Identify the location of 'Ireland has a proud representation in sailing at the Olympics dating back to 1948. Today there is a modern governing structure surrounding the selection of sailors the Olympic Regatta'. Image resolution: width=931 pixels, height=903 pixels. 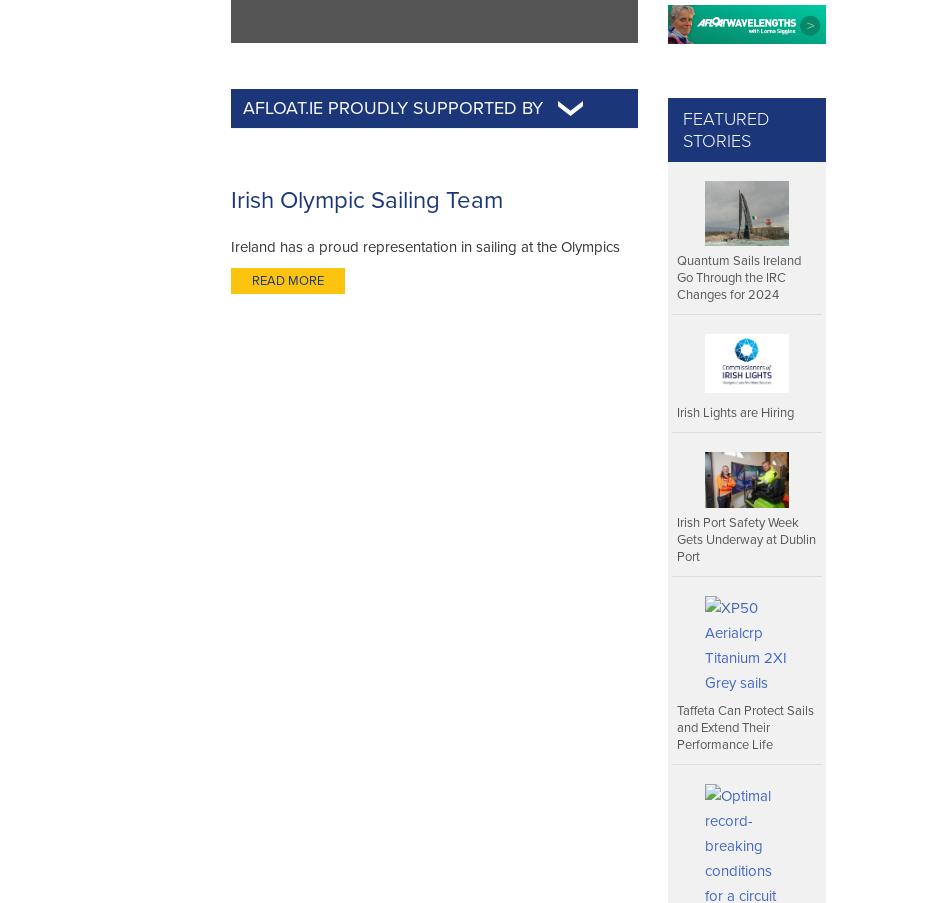
(423, 283).